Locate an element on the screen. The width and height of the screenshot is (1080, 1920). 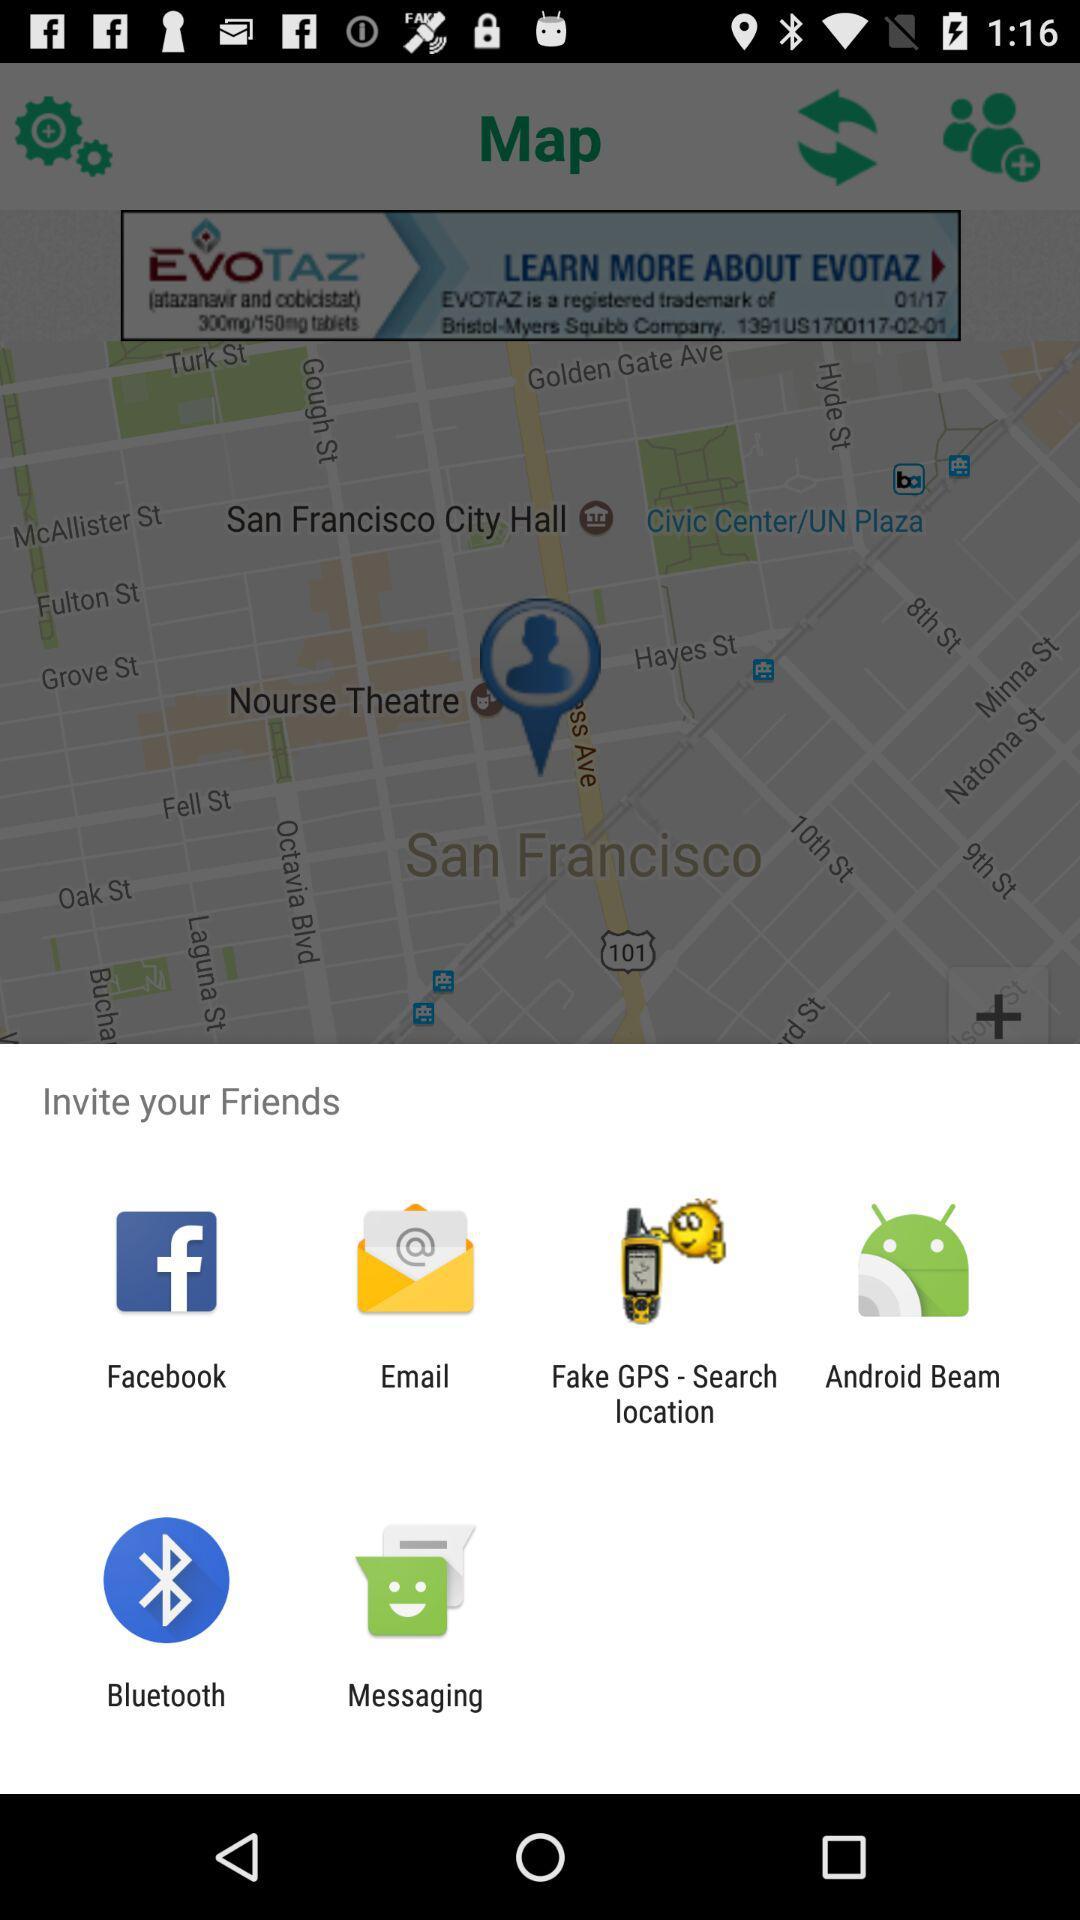
the facebook app is located at coordinates (165, 1392).